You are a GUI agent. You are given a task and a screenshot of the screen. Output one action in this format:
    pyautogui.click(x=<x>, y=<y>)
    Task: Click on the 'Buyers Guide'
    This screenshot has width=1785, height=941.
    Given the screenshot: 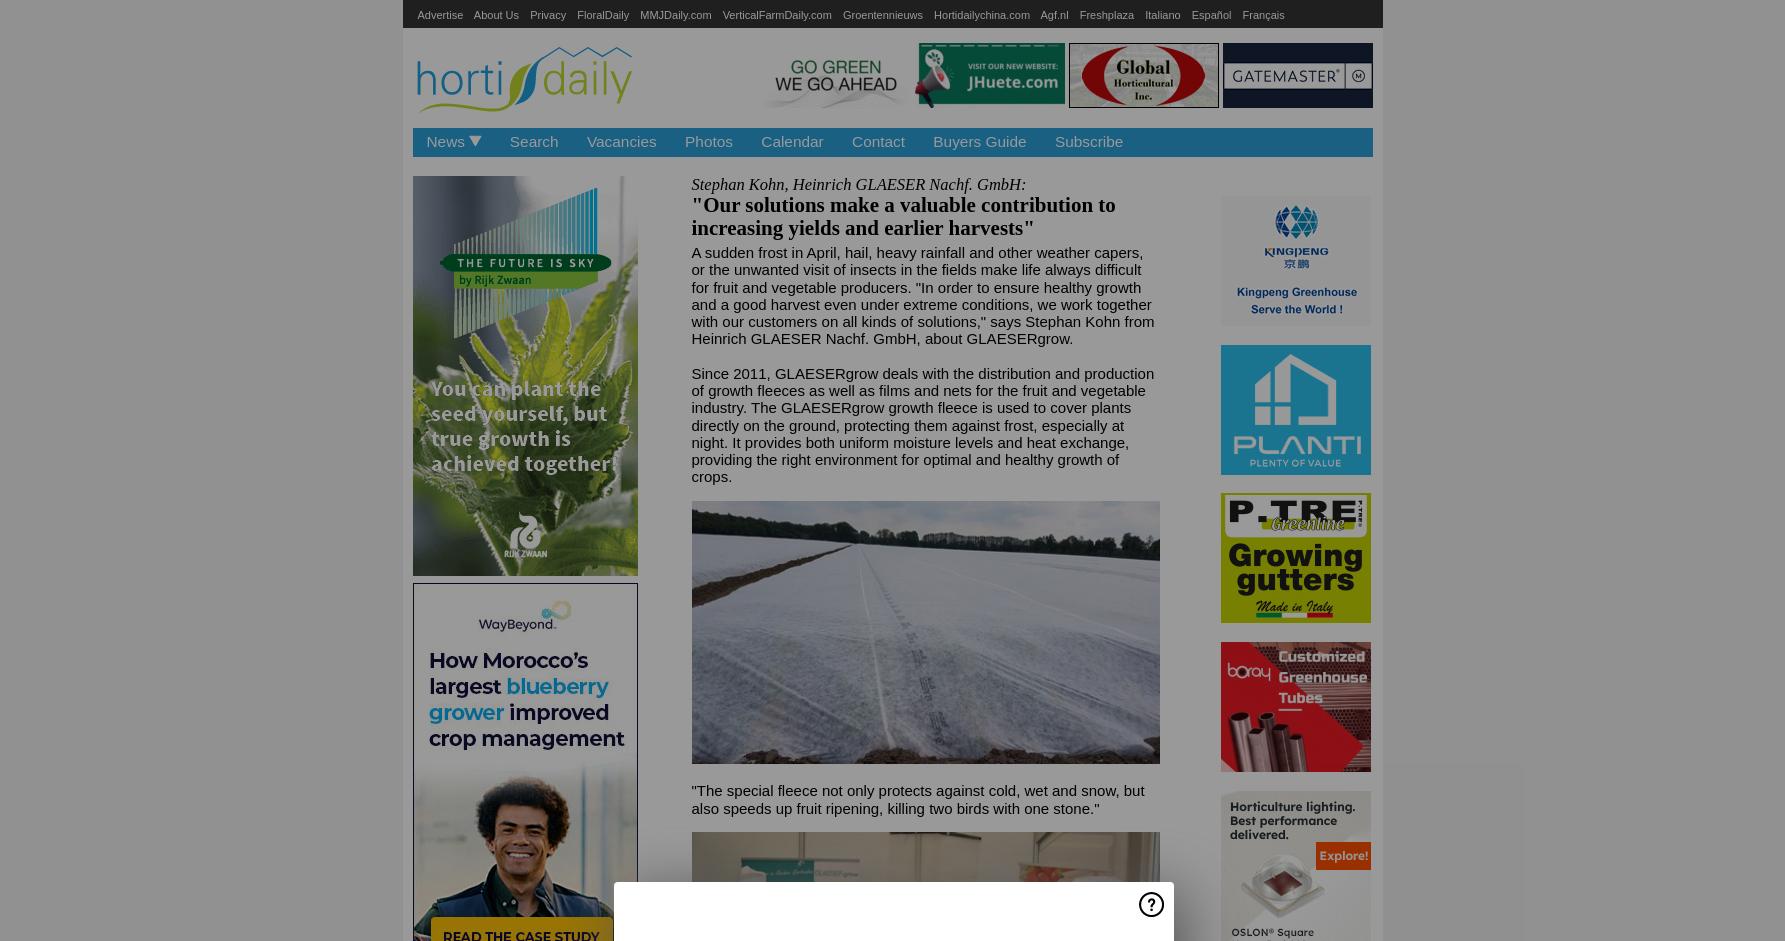 What is the action you would take?
    pyautogui.click(x=932, y=140)
    